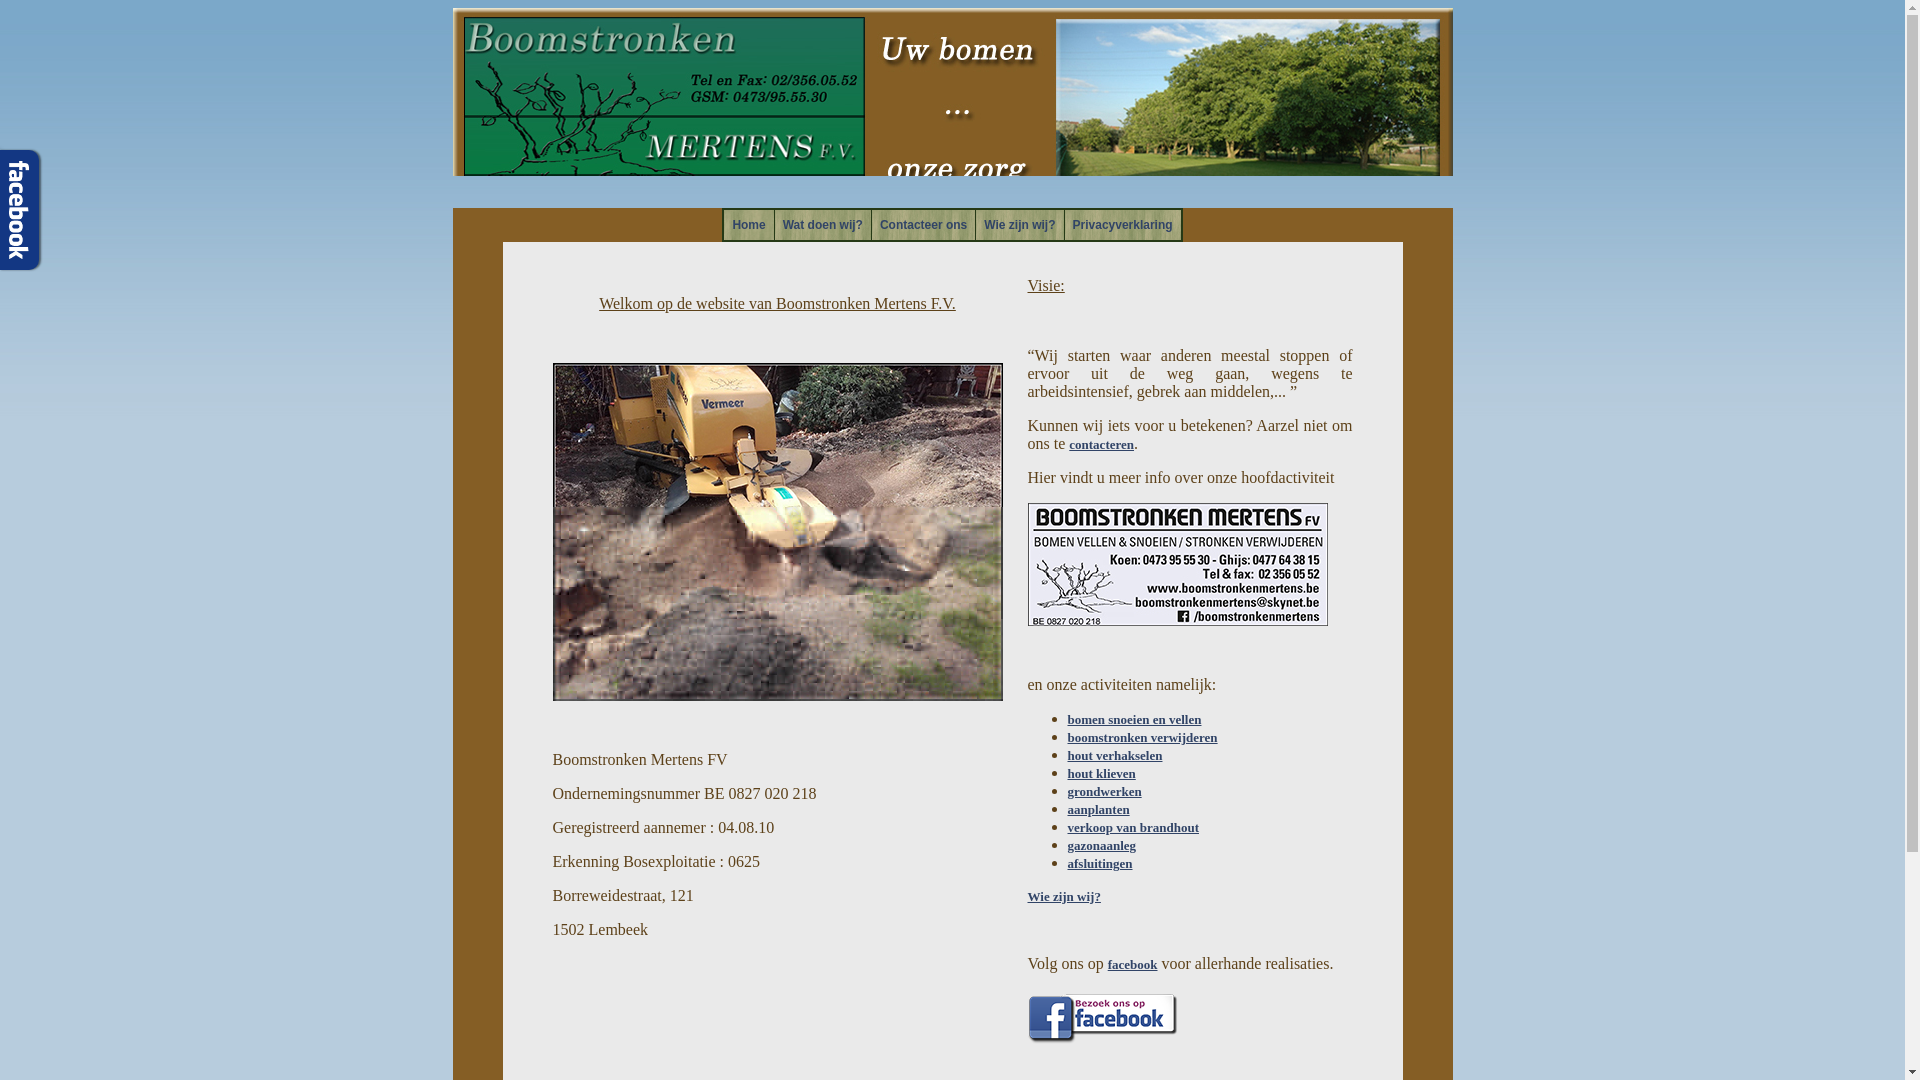 The width and height of the screenshot is (1920, 1080). I want to click on 'Home', so click(747, 224).